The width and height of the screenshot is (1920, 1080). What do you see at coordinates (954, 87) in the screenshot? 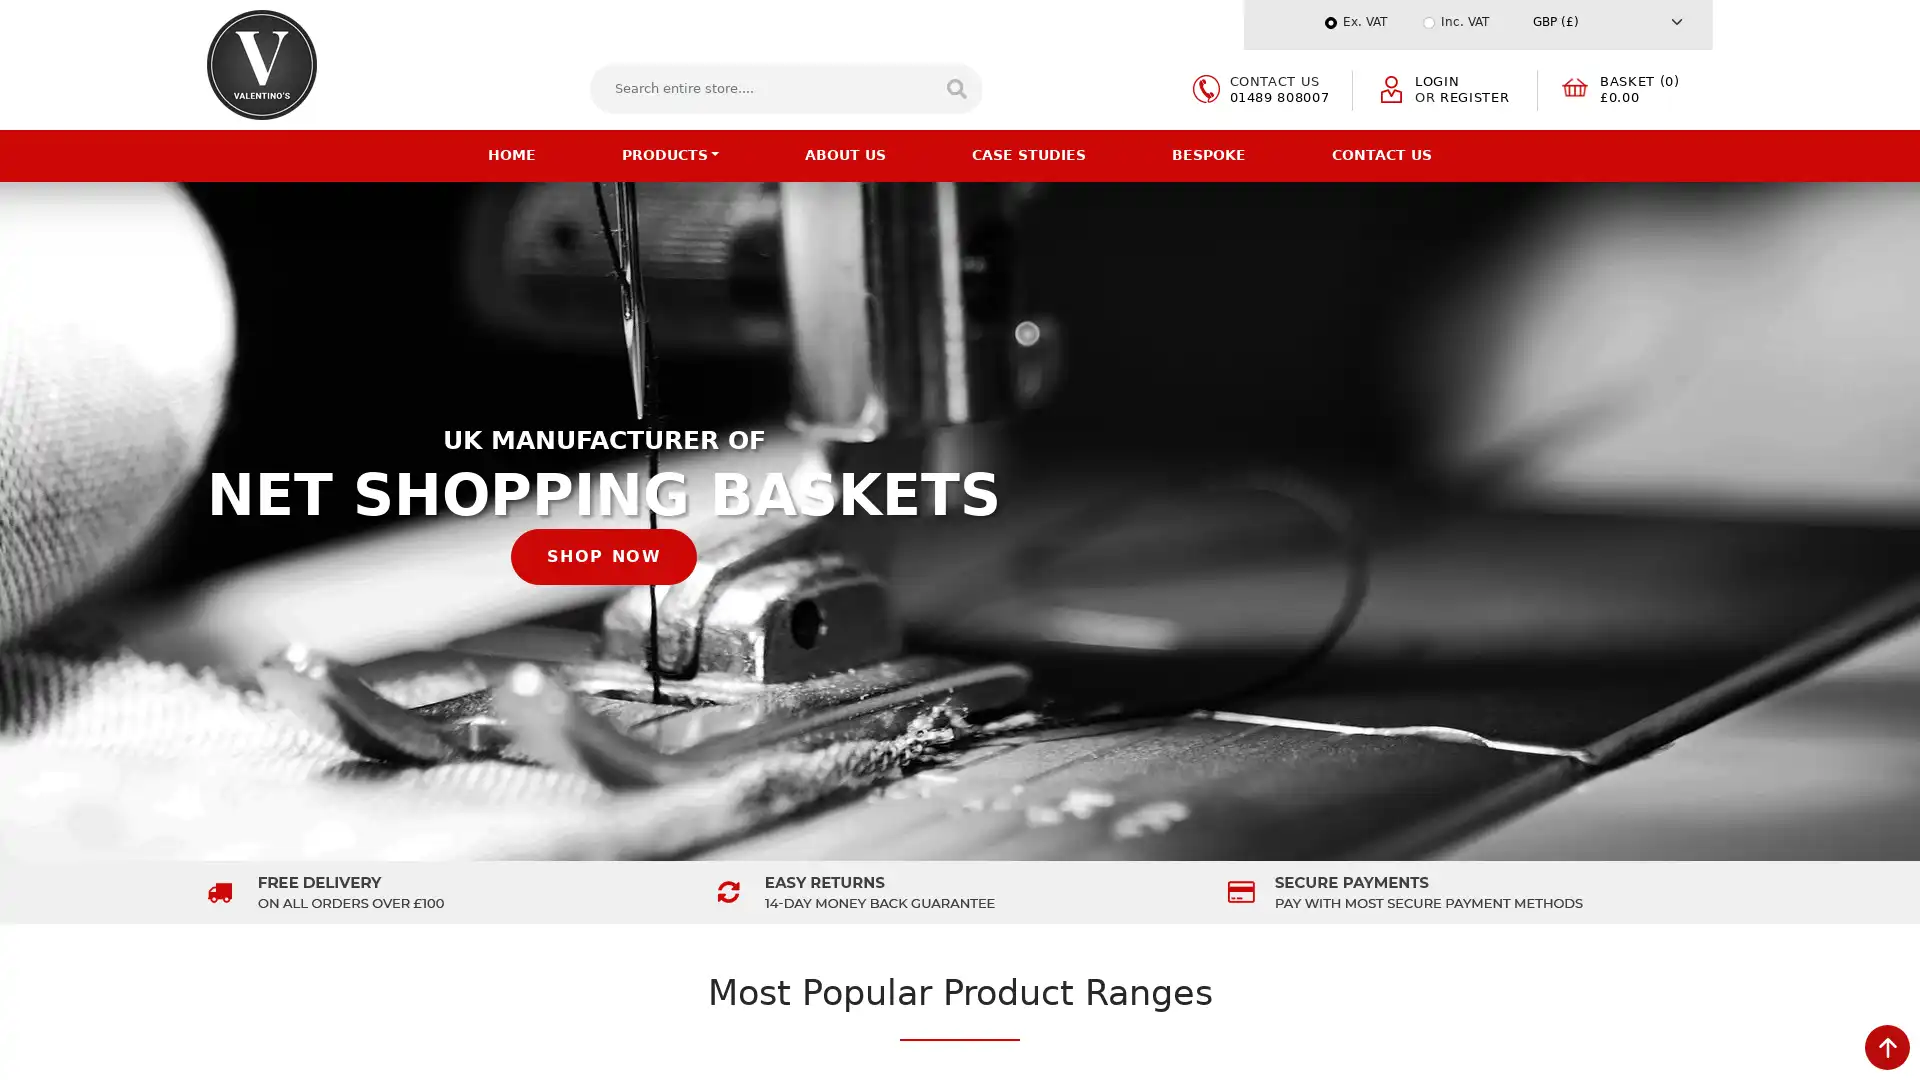
I see `Search entire store` at bounding box center [954, 87].